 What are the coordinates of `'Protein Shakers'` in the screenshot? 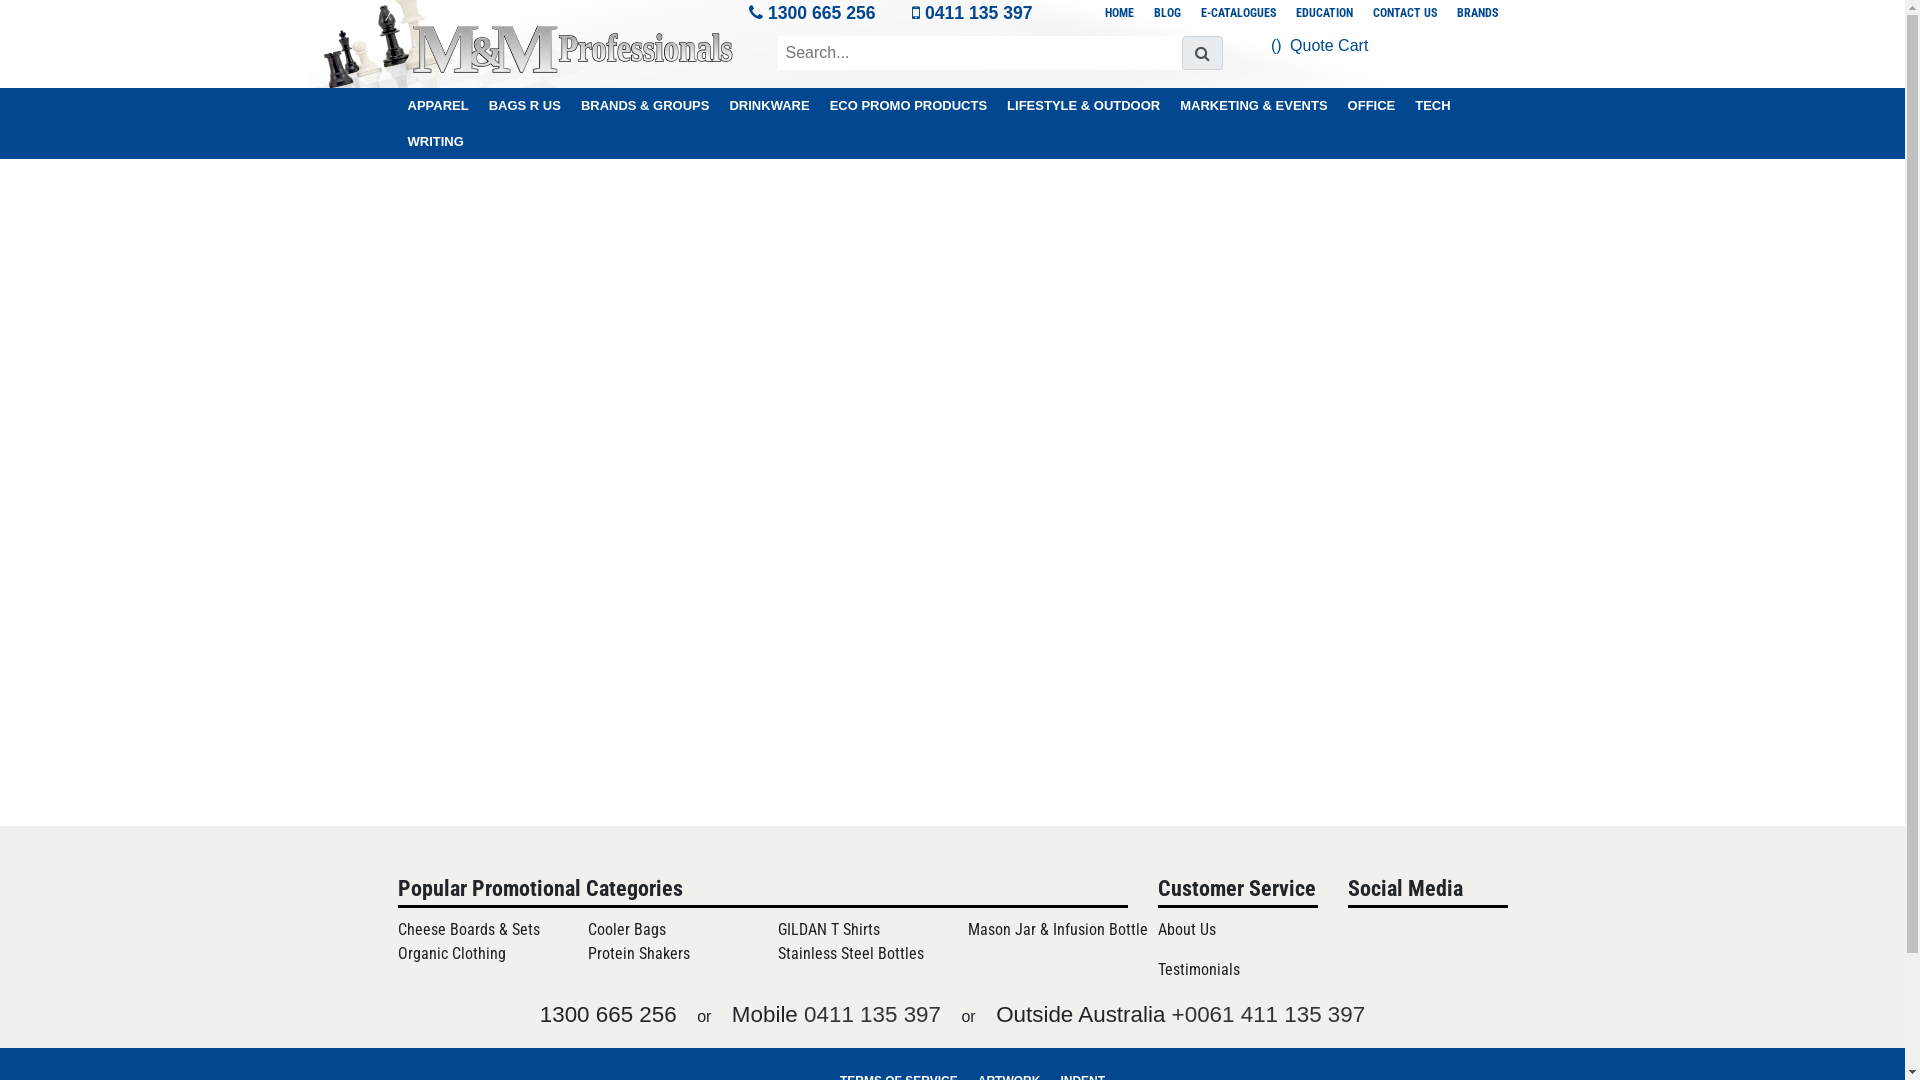 It's located at (637, 952).